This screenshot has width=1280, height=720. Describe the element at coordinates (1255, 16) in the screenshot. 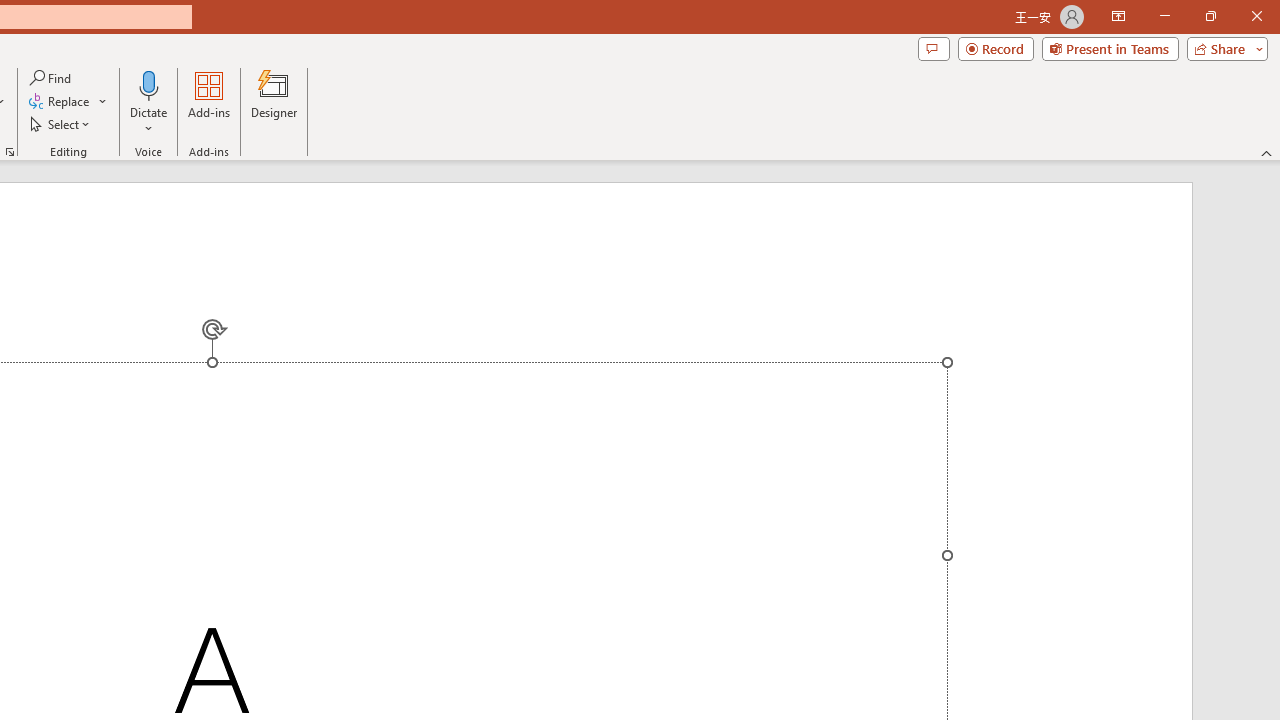

I see `'Close'` at that location.